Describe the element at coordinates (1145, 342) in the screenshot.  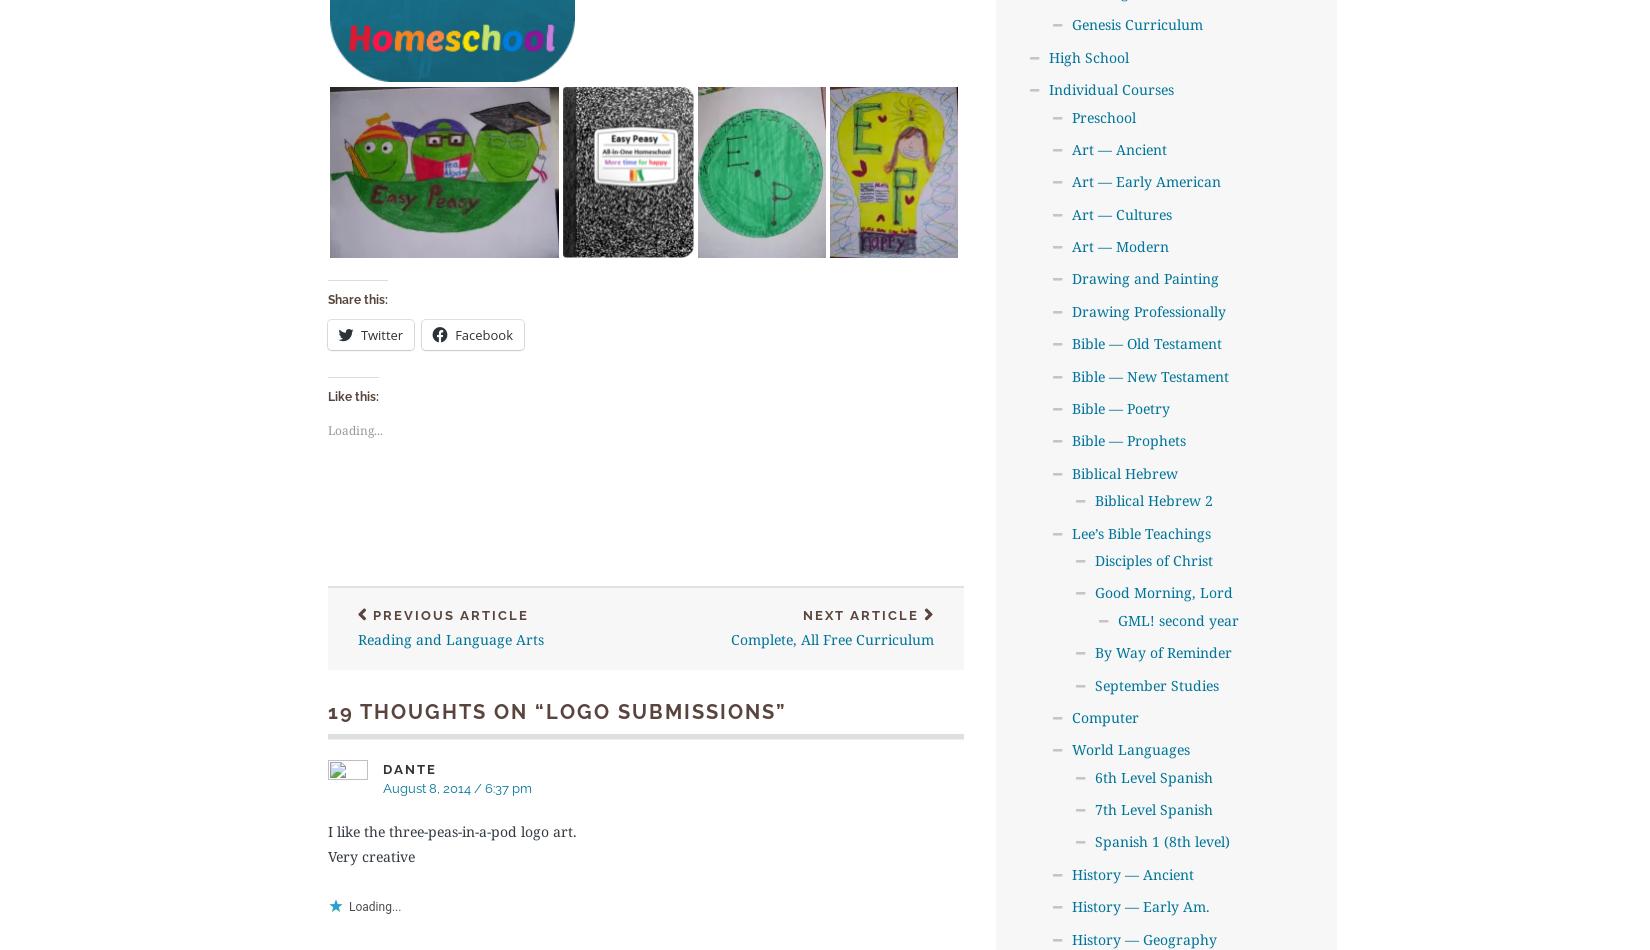
I see `'Bible — Old Testament'` at that location.